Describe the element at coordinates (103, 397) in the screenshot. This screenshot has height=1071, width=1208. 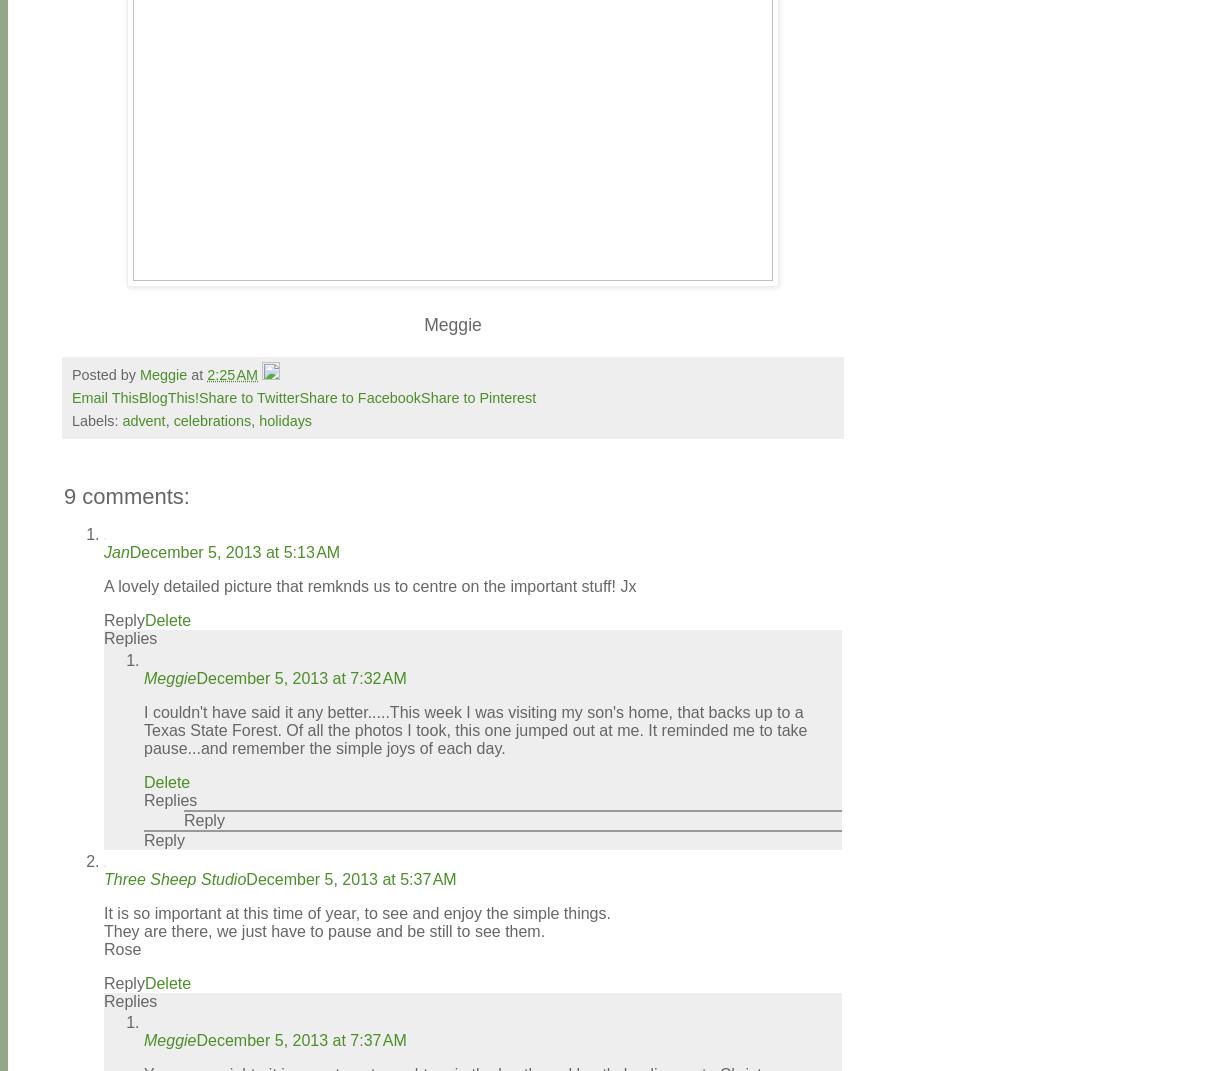
I see `'Email This'` at that location.